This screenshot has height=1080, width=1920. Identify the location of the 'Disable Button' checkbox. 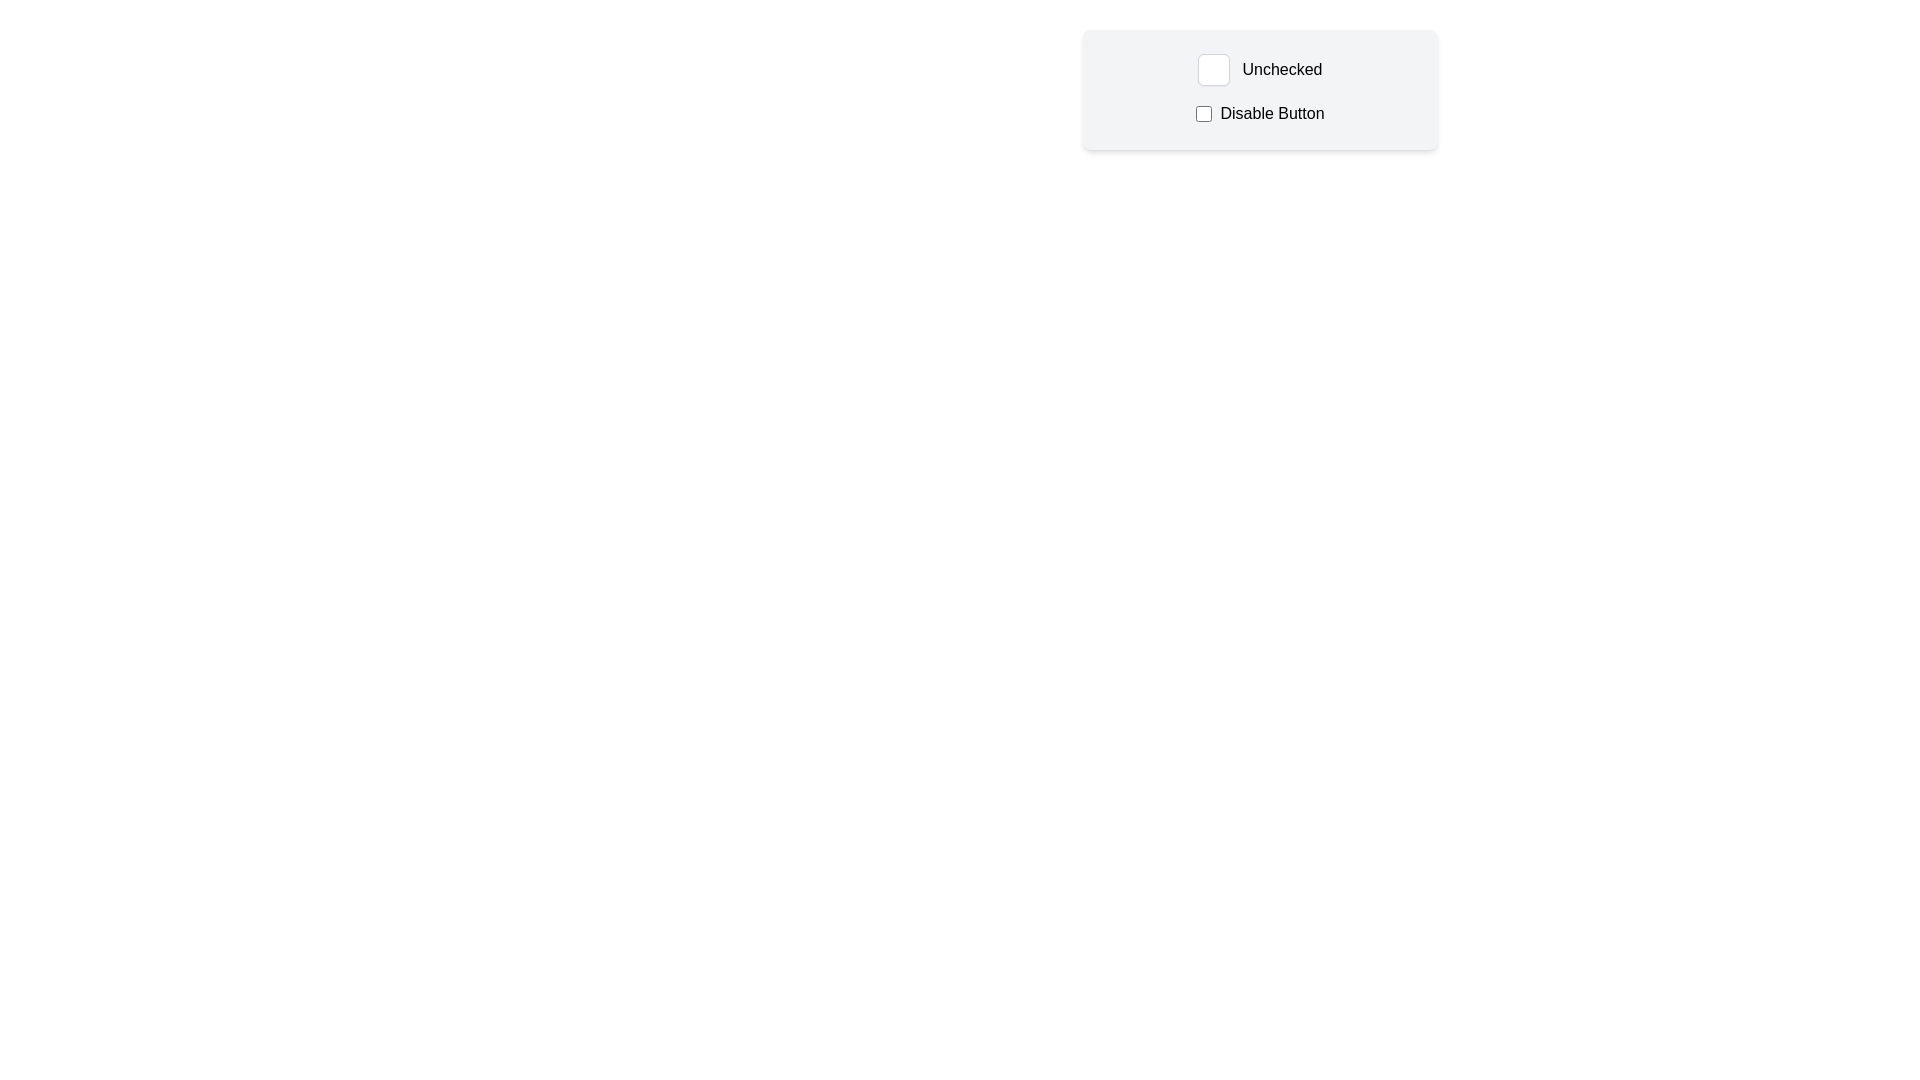
(1203, 114).